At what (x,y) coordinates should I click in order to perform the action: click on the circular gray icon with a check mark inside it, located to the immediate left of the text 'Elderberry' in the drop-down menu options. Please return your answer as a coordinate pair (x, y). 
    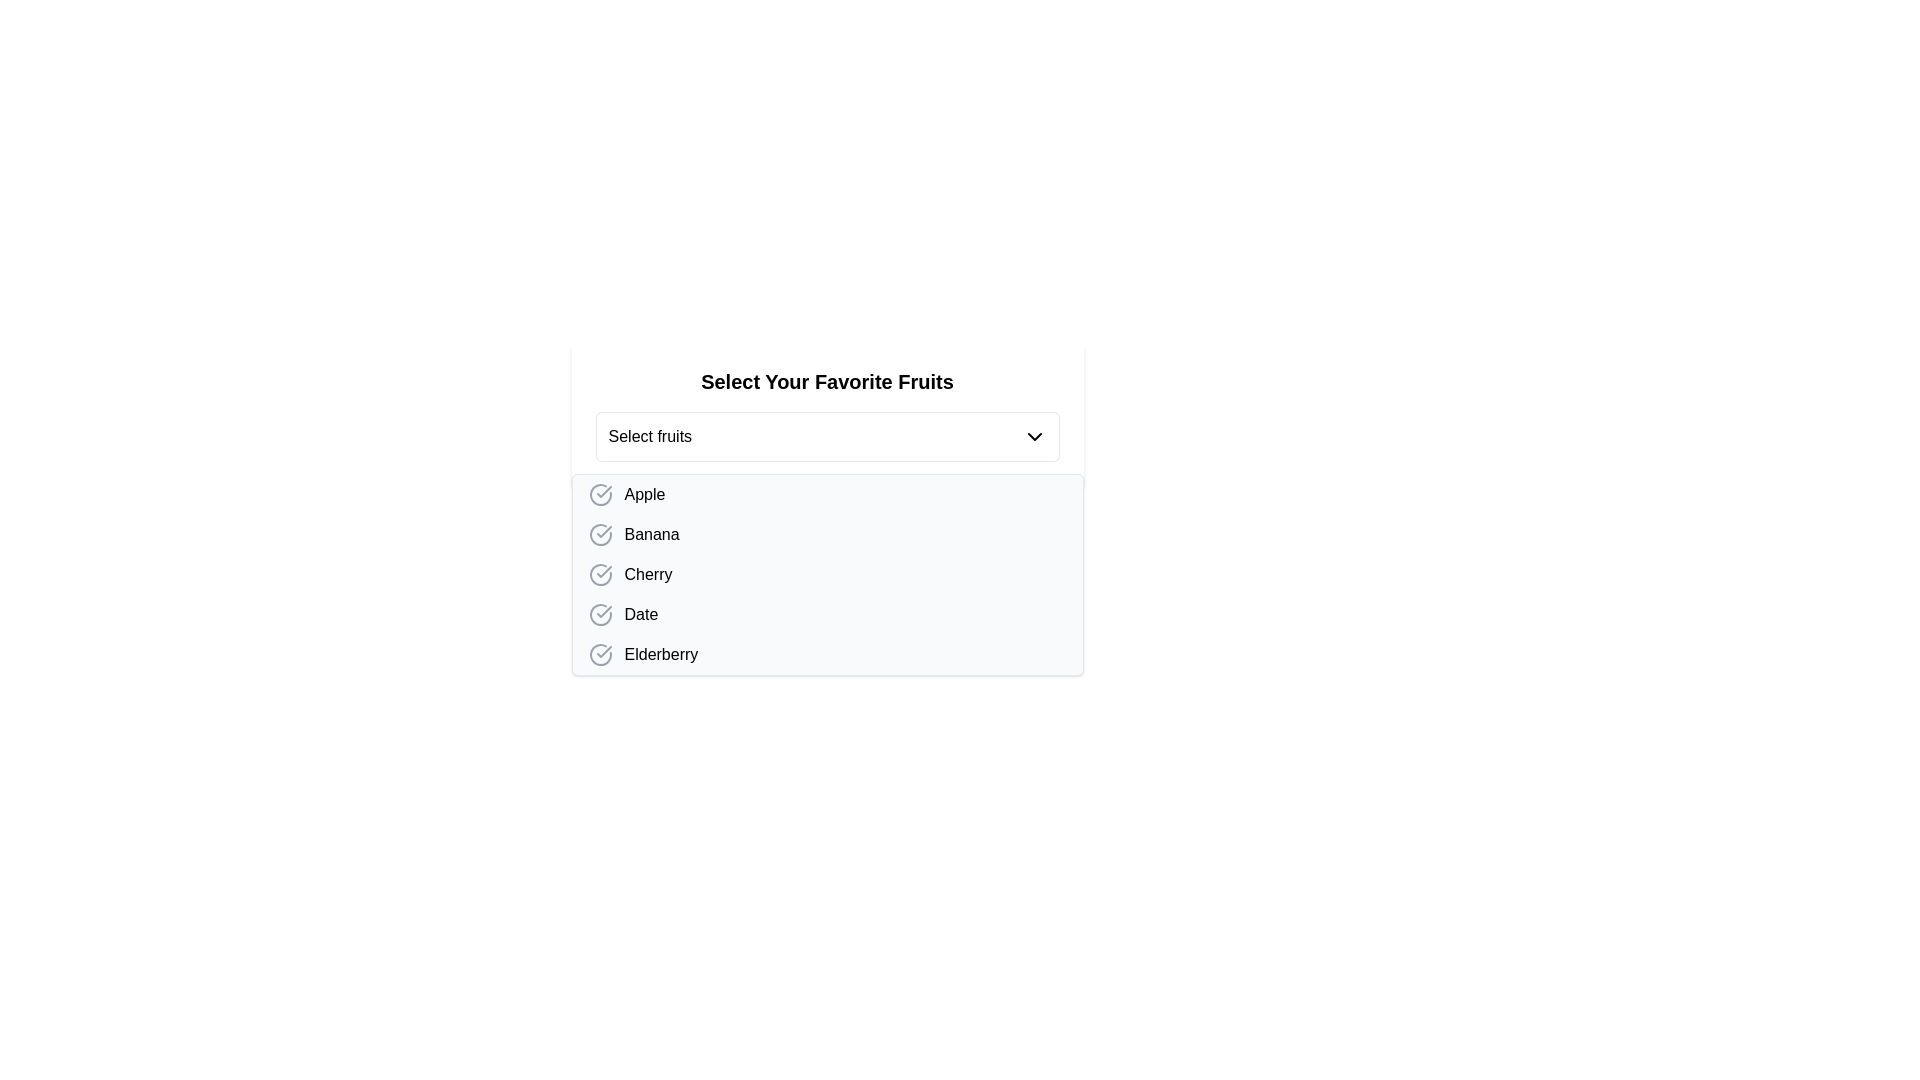
    Looking at the image, I should click on (599, 655).